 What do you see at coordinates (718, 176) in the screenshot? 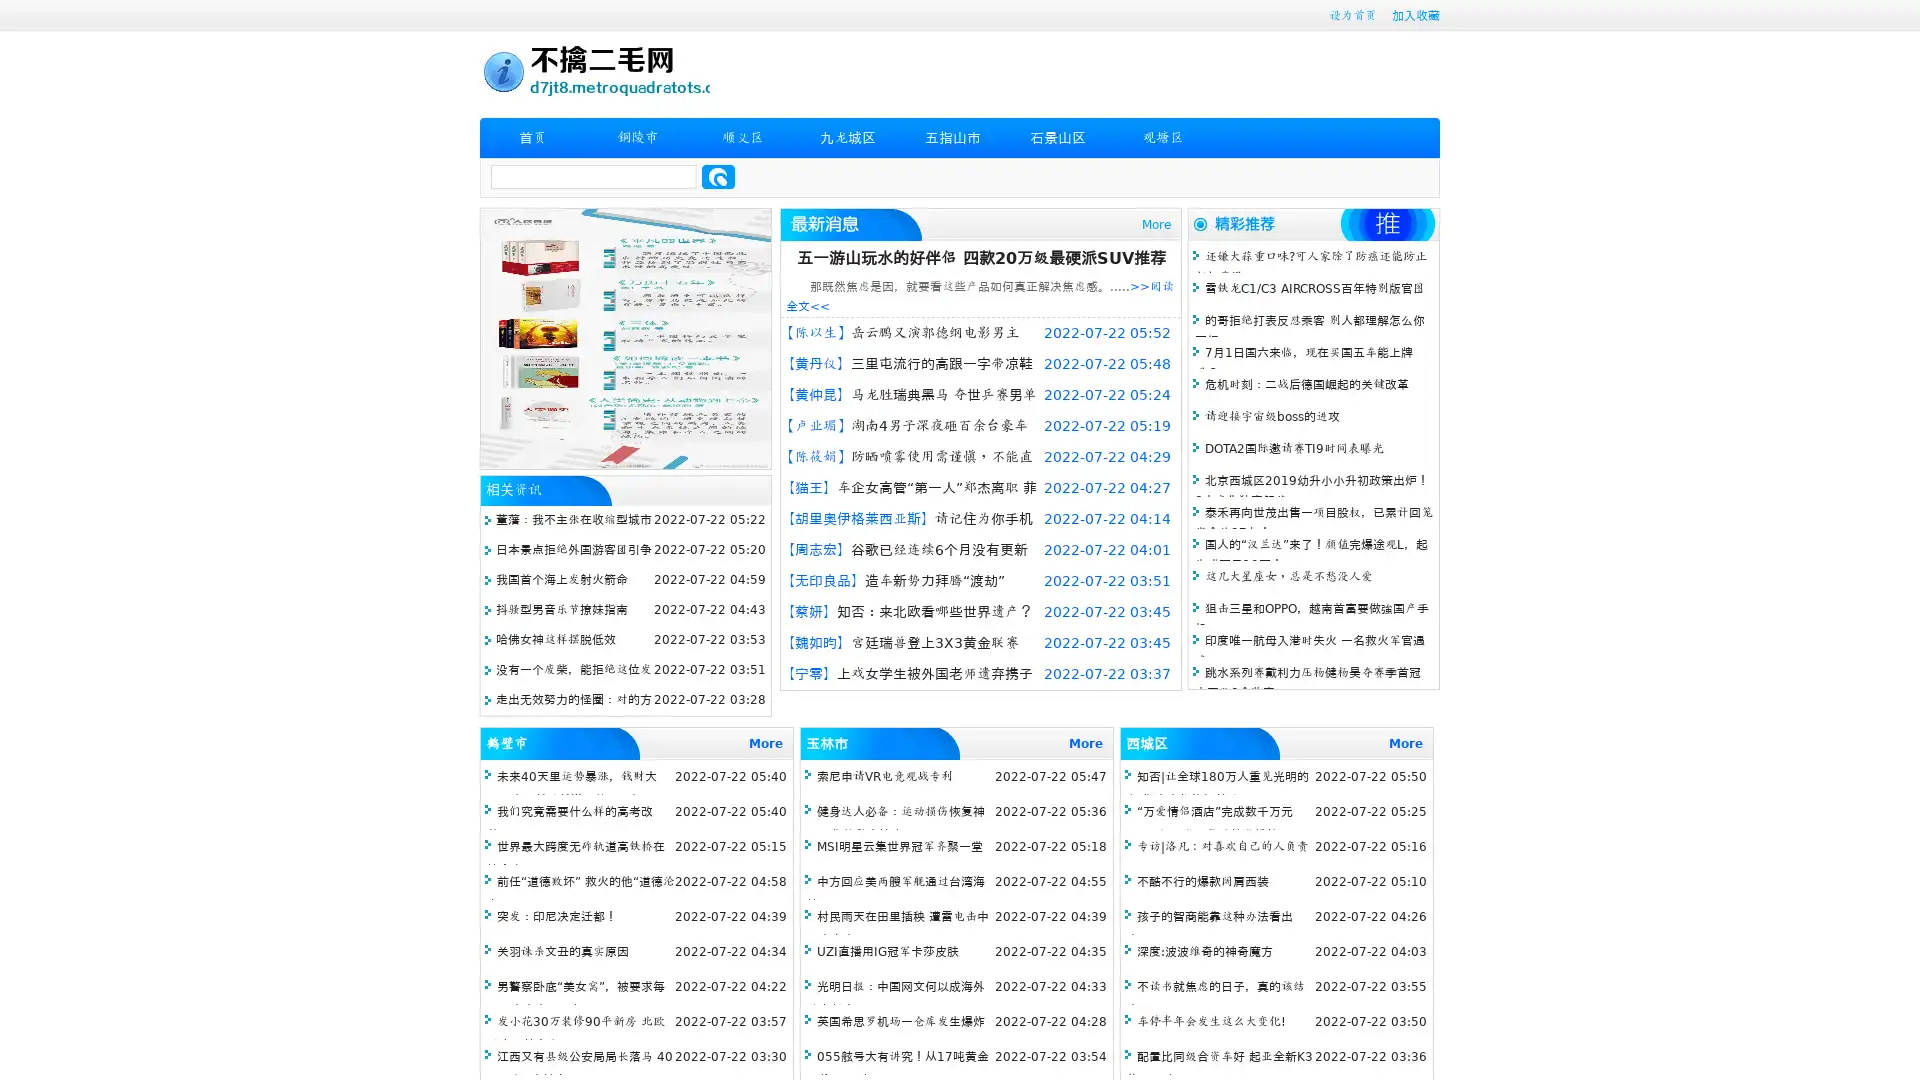
I see `Search` at bounding box center [718, 176].